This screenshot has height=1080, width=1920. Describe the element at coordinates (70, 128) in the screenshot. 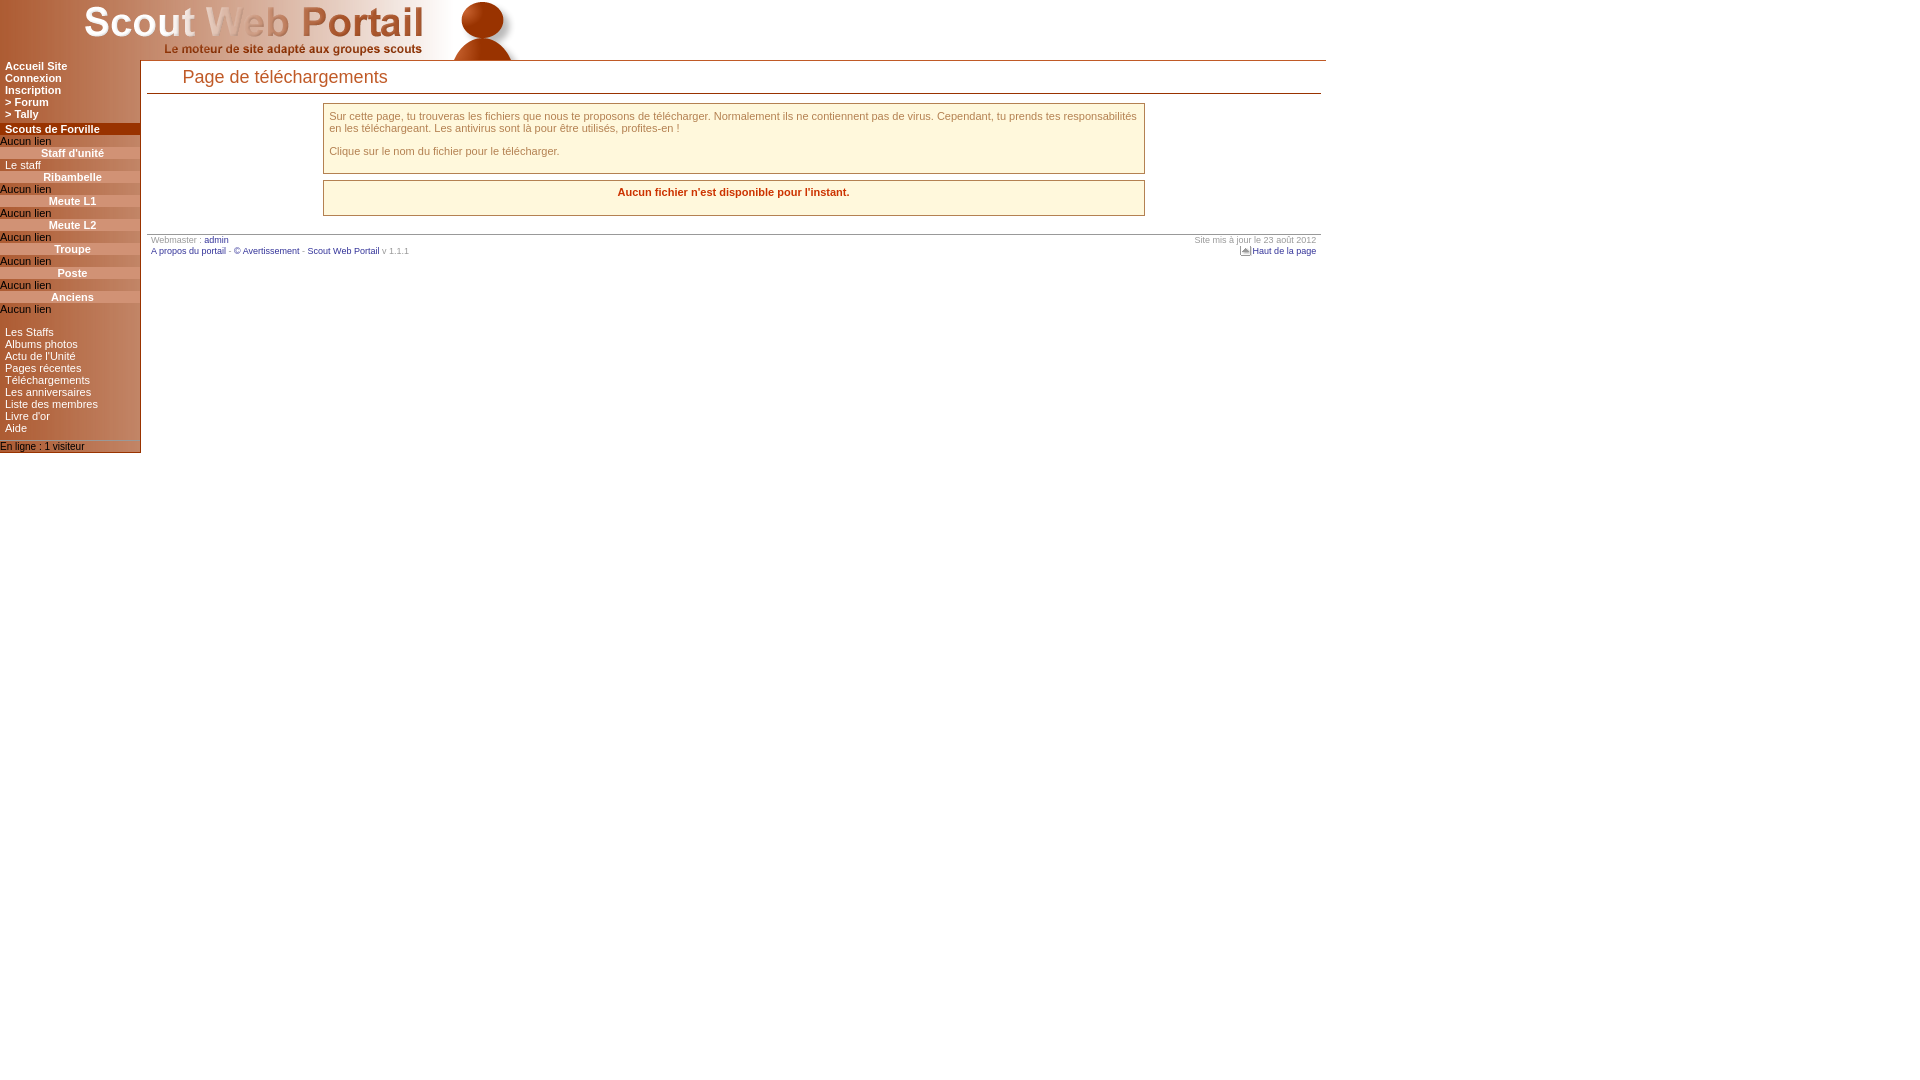

I see `'Scouts de Forville'` at that location.